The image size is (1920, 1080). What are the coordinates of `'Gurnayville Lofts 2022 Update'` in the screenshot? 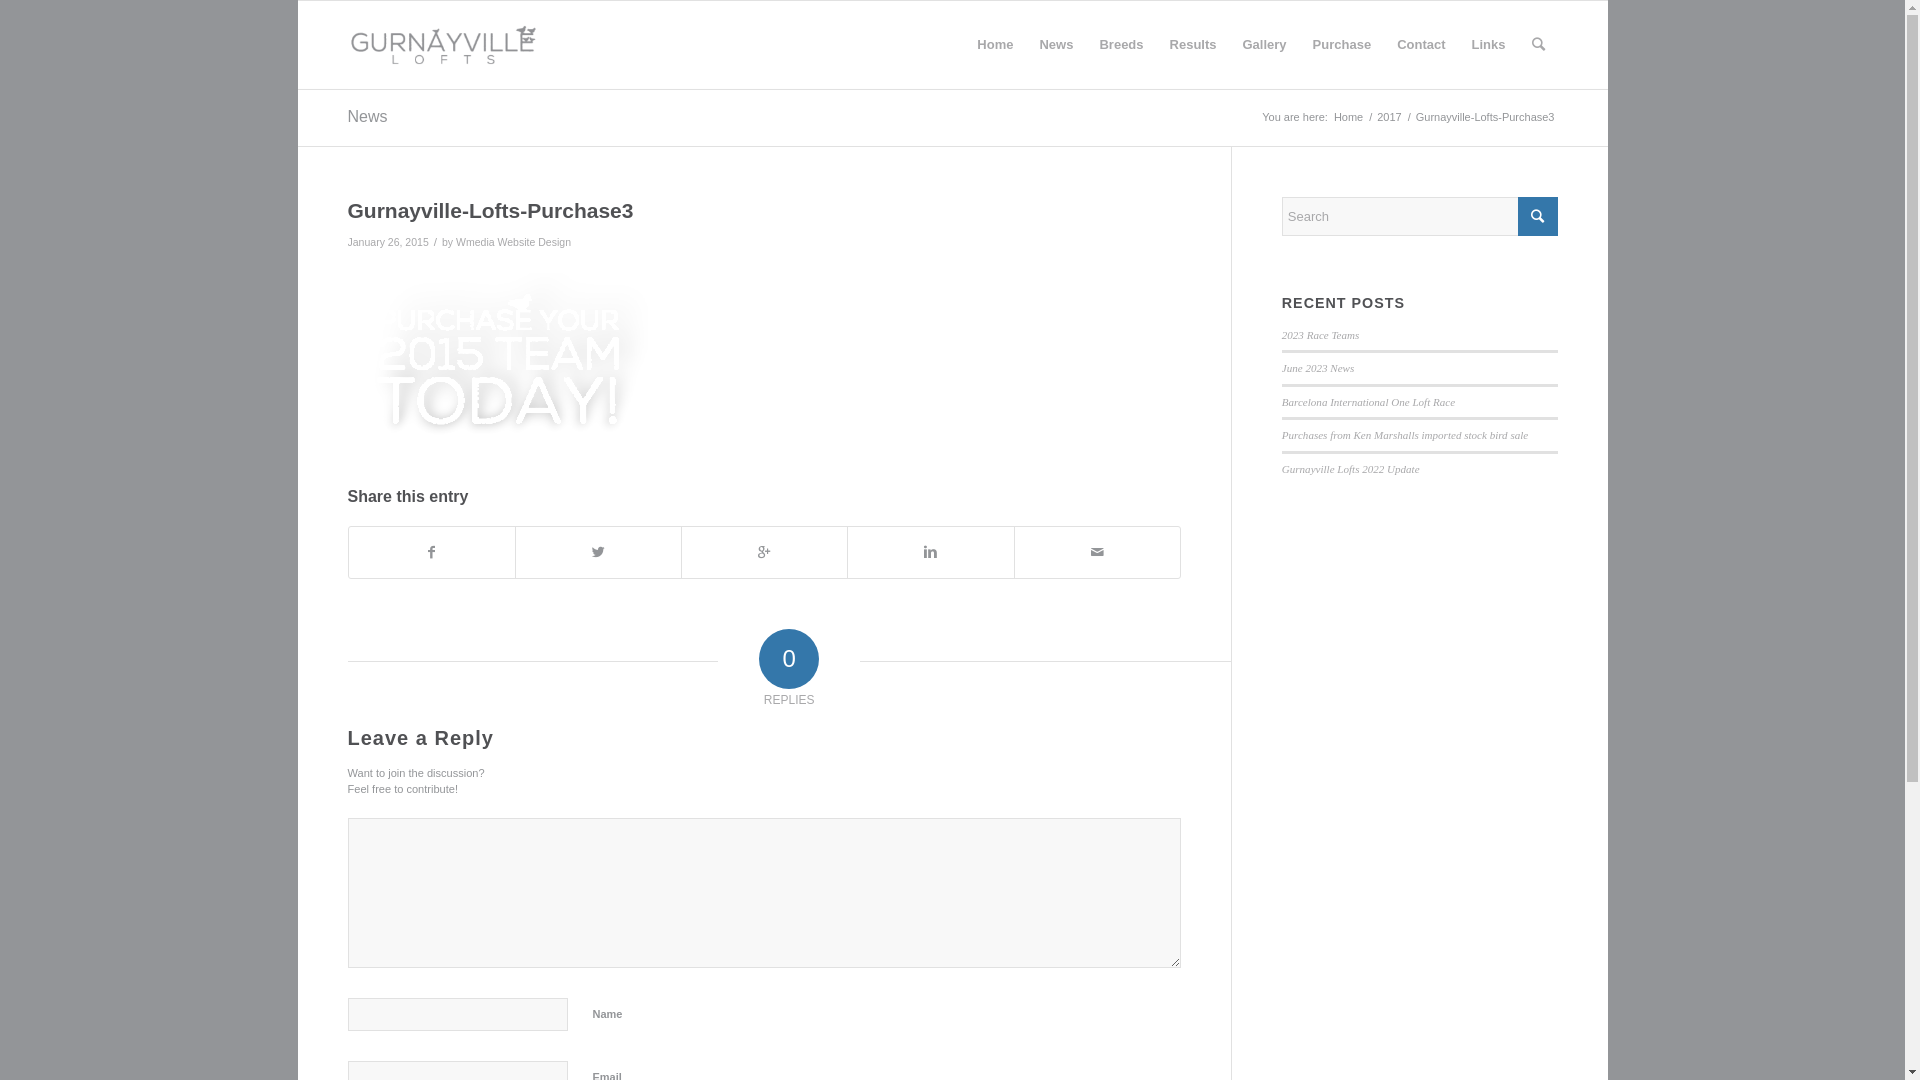 It's located at (1350, 469).